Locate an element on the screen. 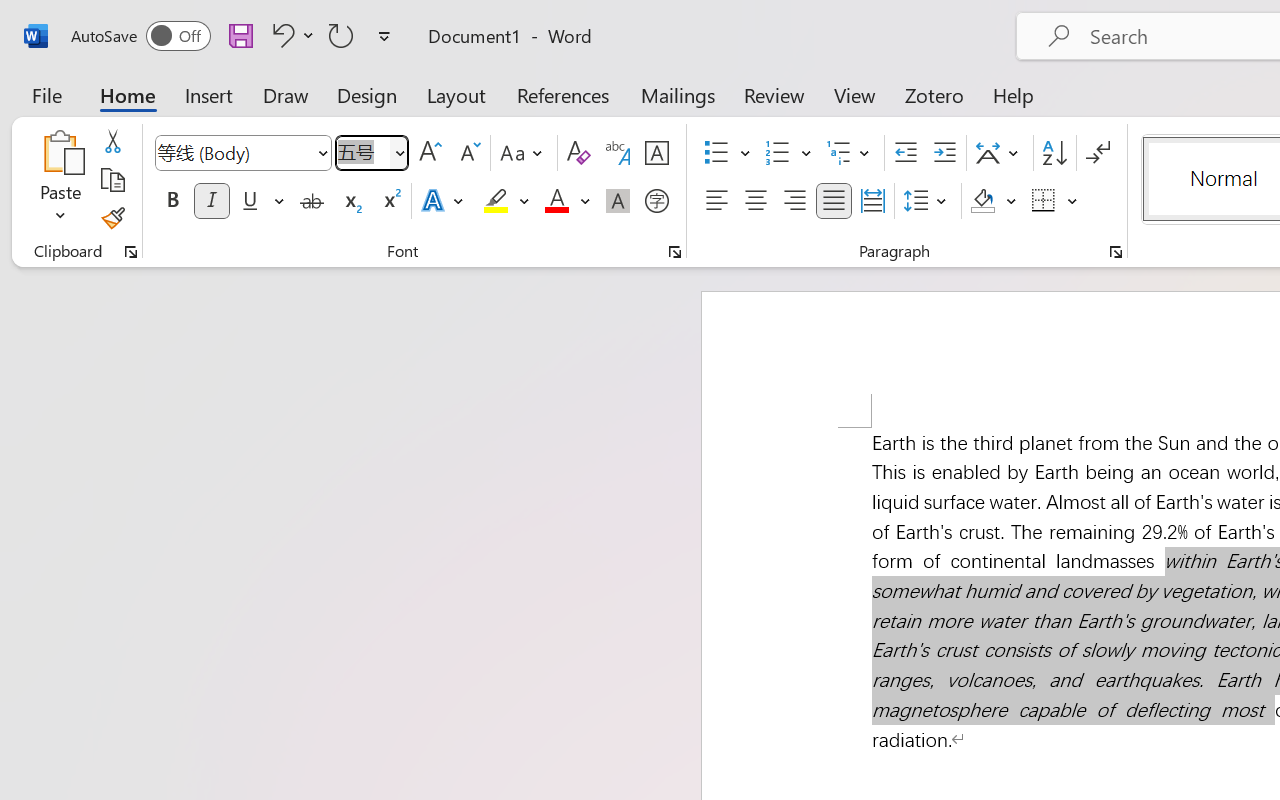  'Shrink Font' is located at coordinates (467, 153).